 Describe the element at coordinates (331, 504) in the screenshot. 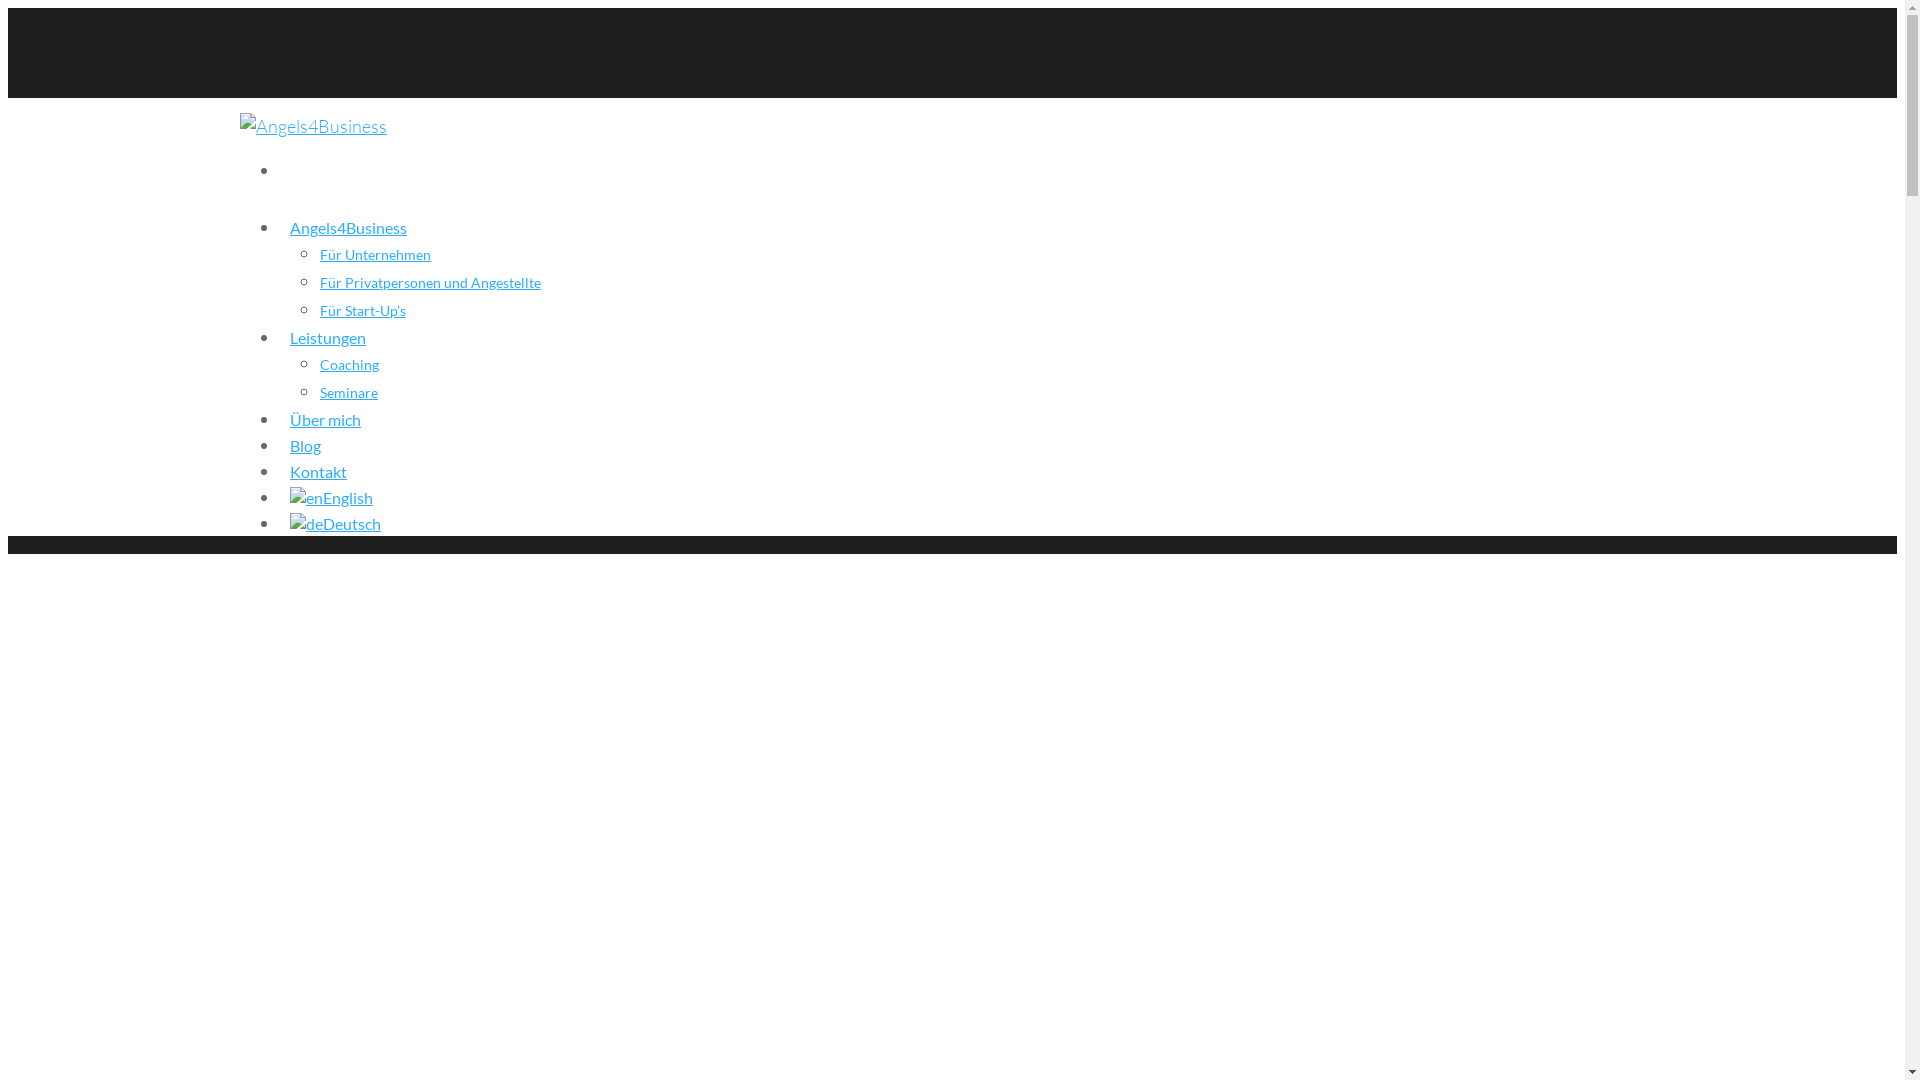

I see `'English'` at that location.